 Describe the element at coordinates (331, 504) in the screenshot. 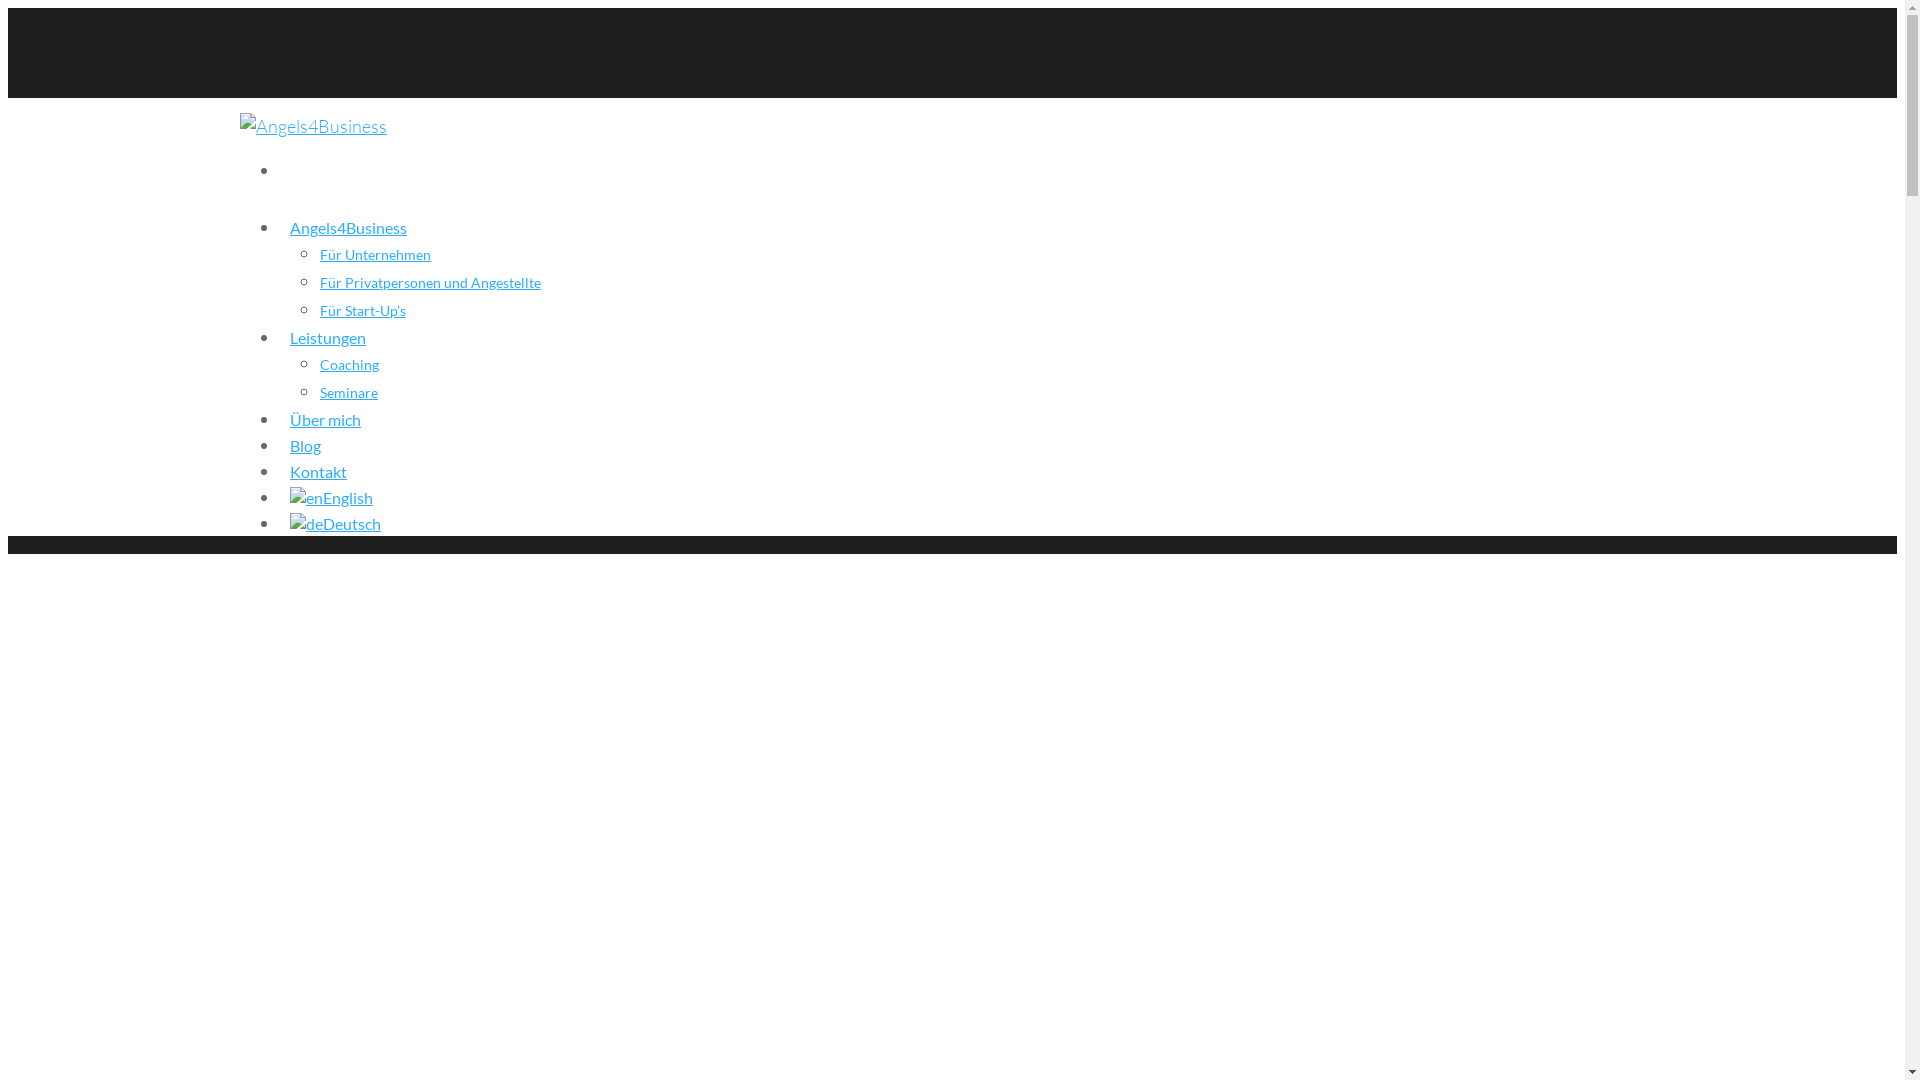

I see `'English'` at that location.